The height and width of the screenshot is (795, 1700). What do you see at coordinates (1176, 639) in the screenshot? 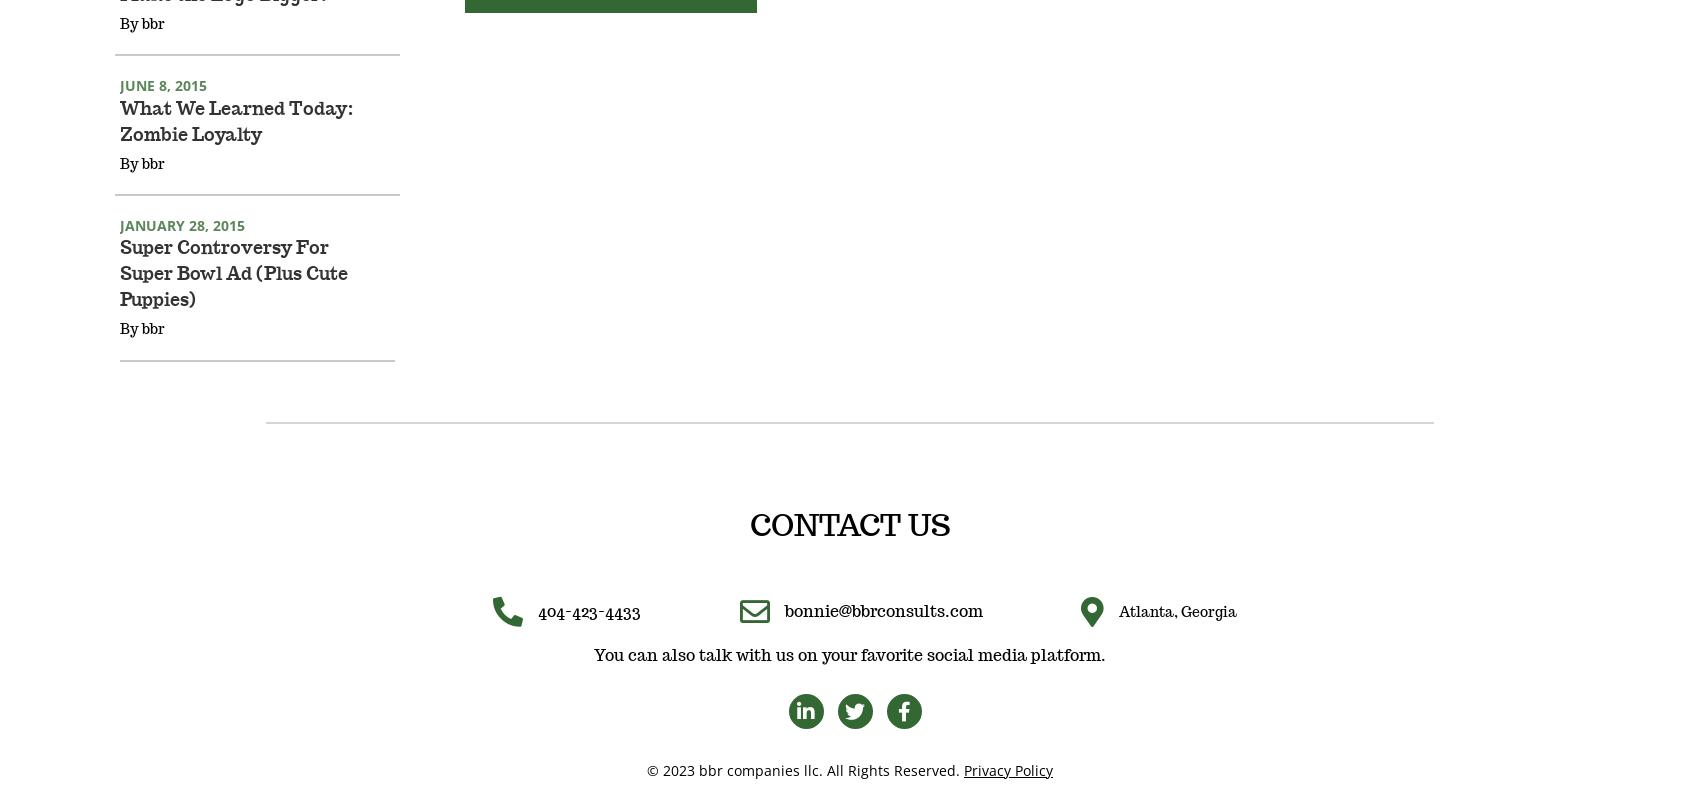
I see `'Atlanta, Georgia'` at bounding box center [1176, 639].